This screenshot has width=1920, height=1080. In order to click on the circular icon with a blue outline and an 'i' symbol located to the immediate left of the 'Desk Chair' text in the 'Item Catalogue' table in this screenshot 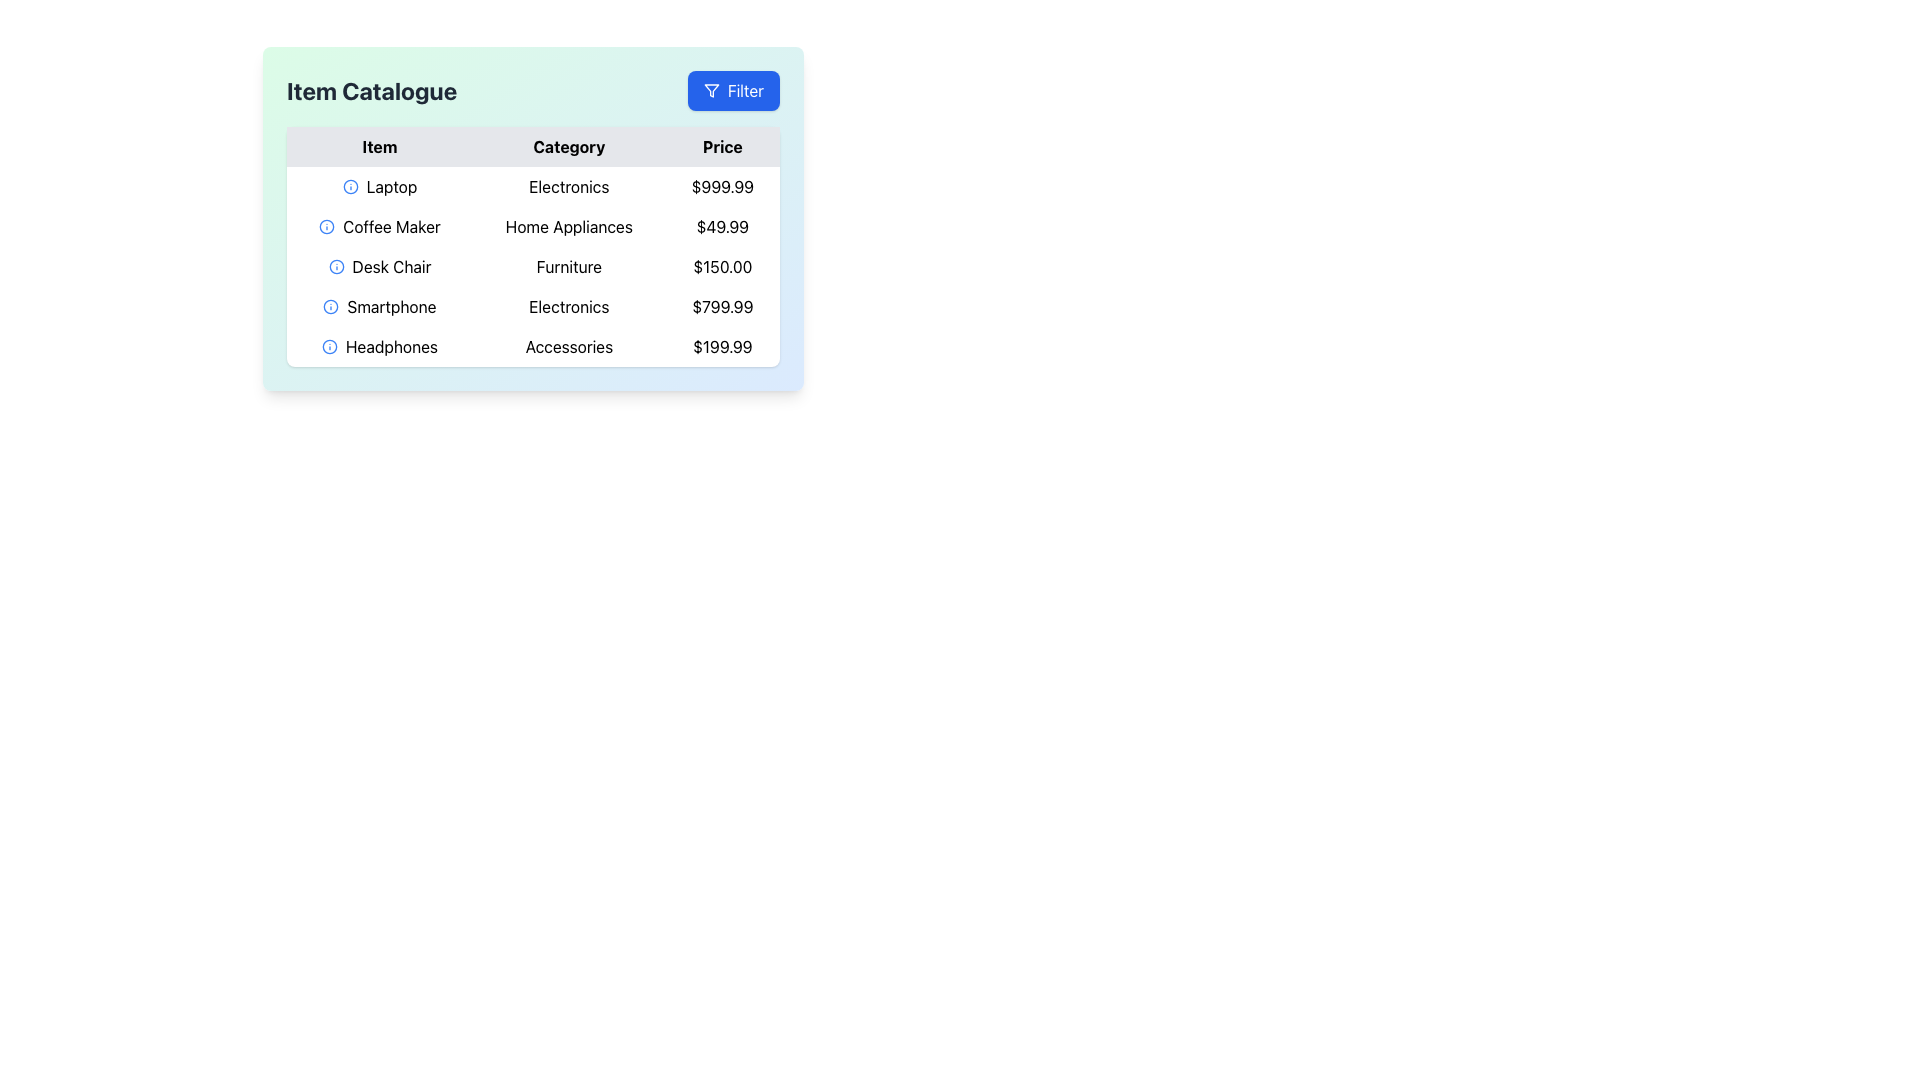, I will do `click(336, 265)`.